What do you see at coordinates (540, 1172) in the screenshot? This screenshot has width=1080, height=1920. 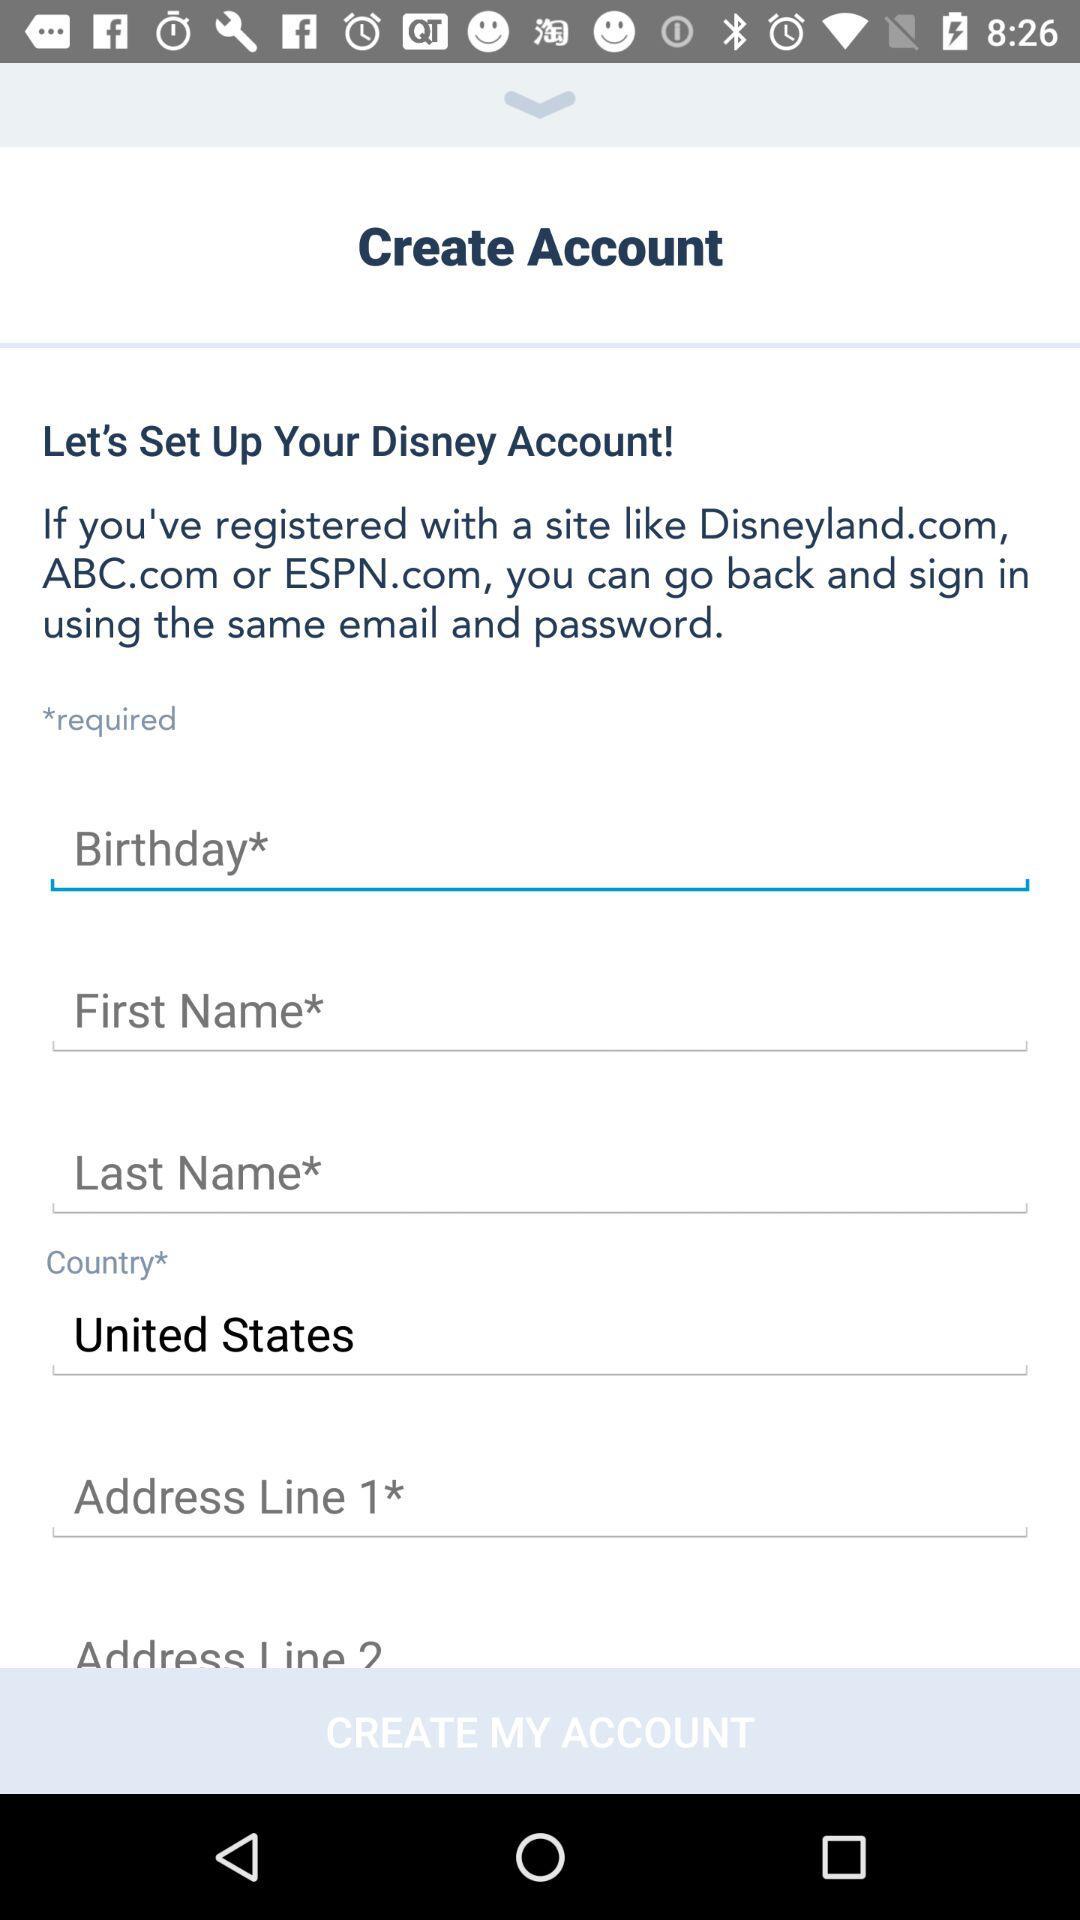 I see `last name entry field` at bounding box center [540, 1172].